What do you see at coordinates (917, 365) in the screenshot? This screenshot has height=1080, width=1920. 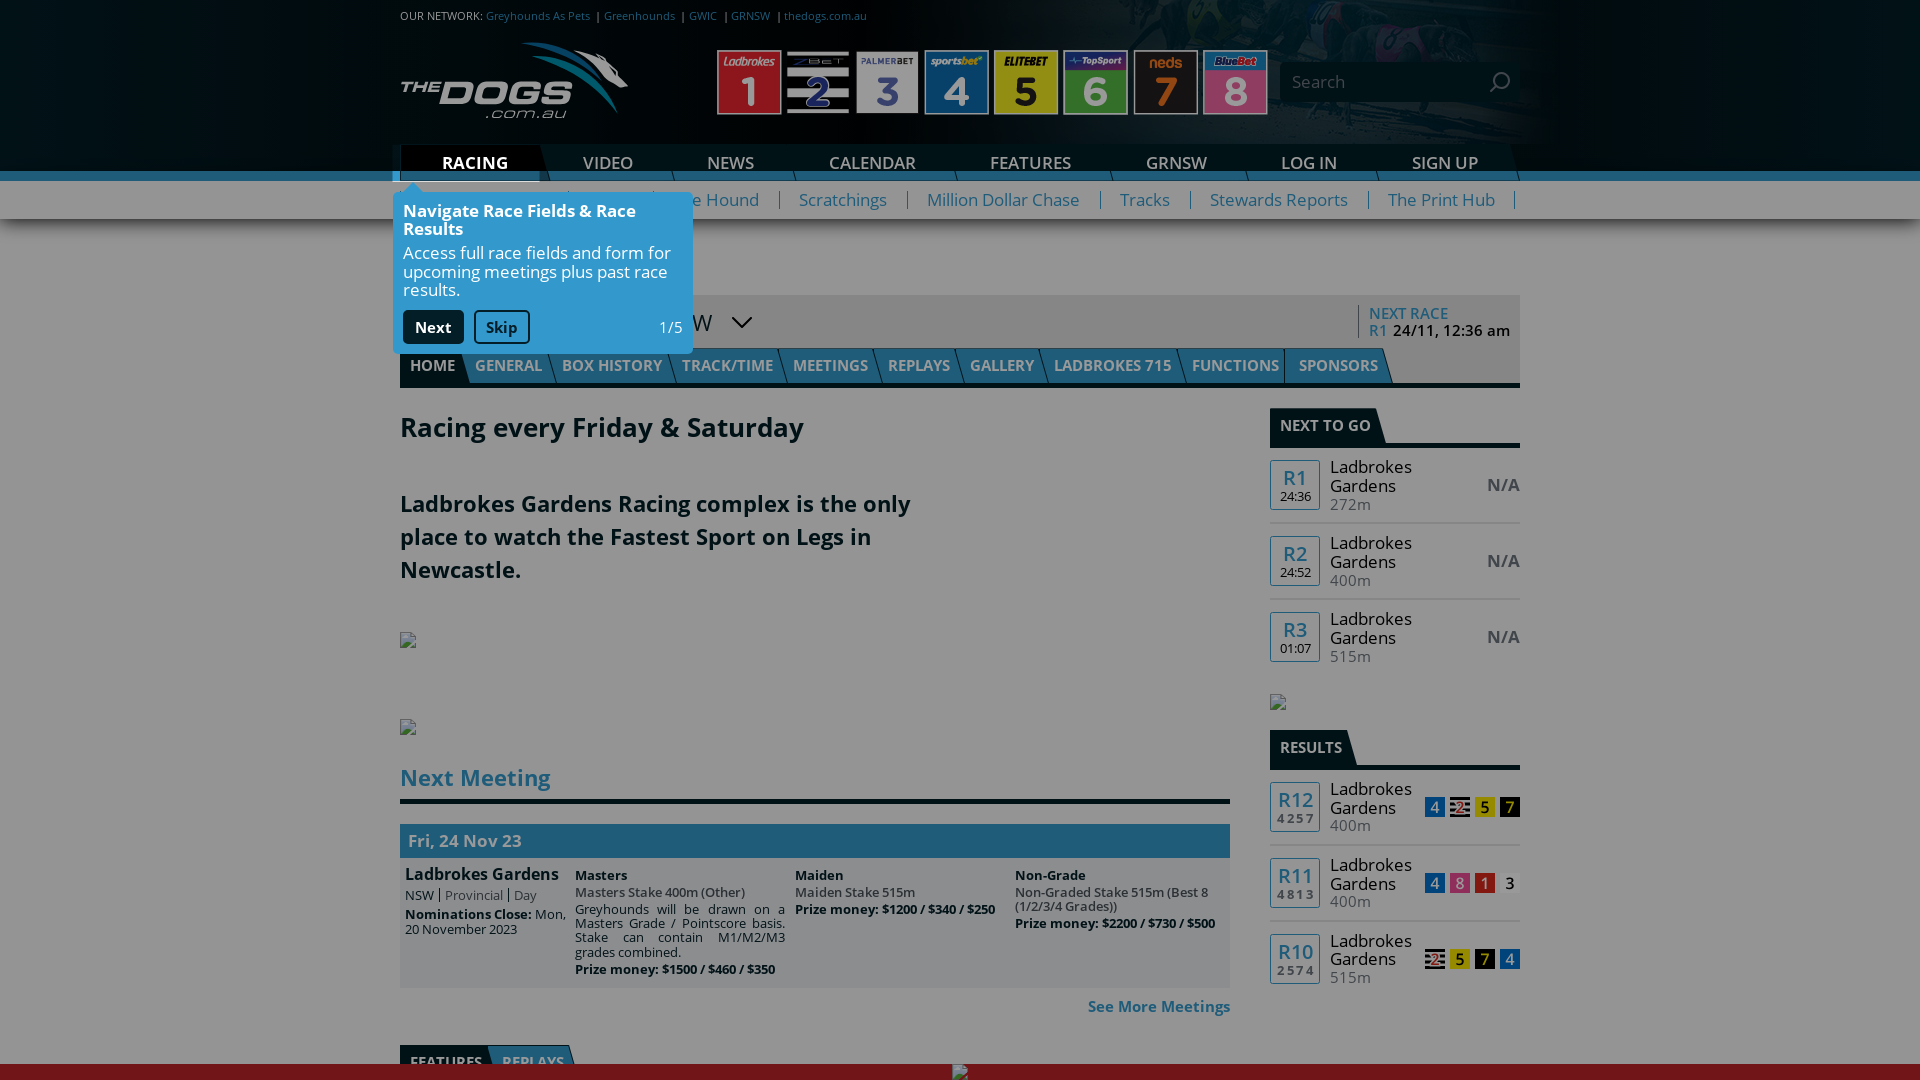 I see `'REPLAYS'` at bounding box center [917, 365].